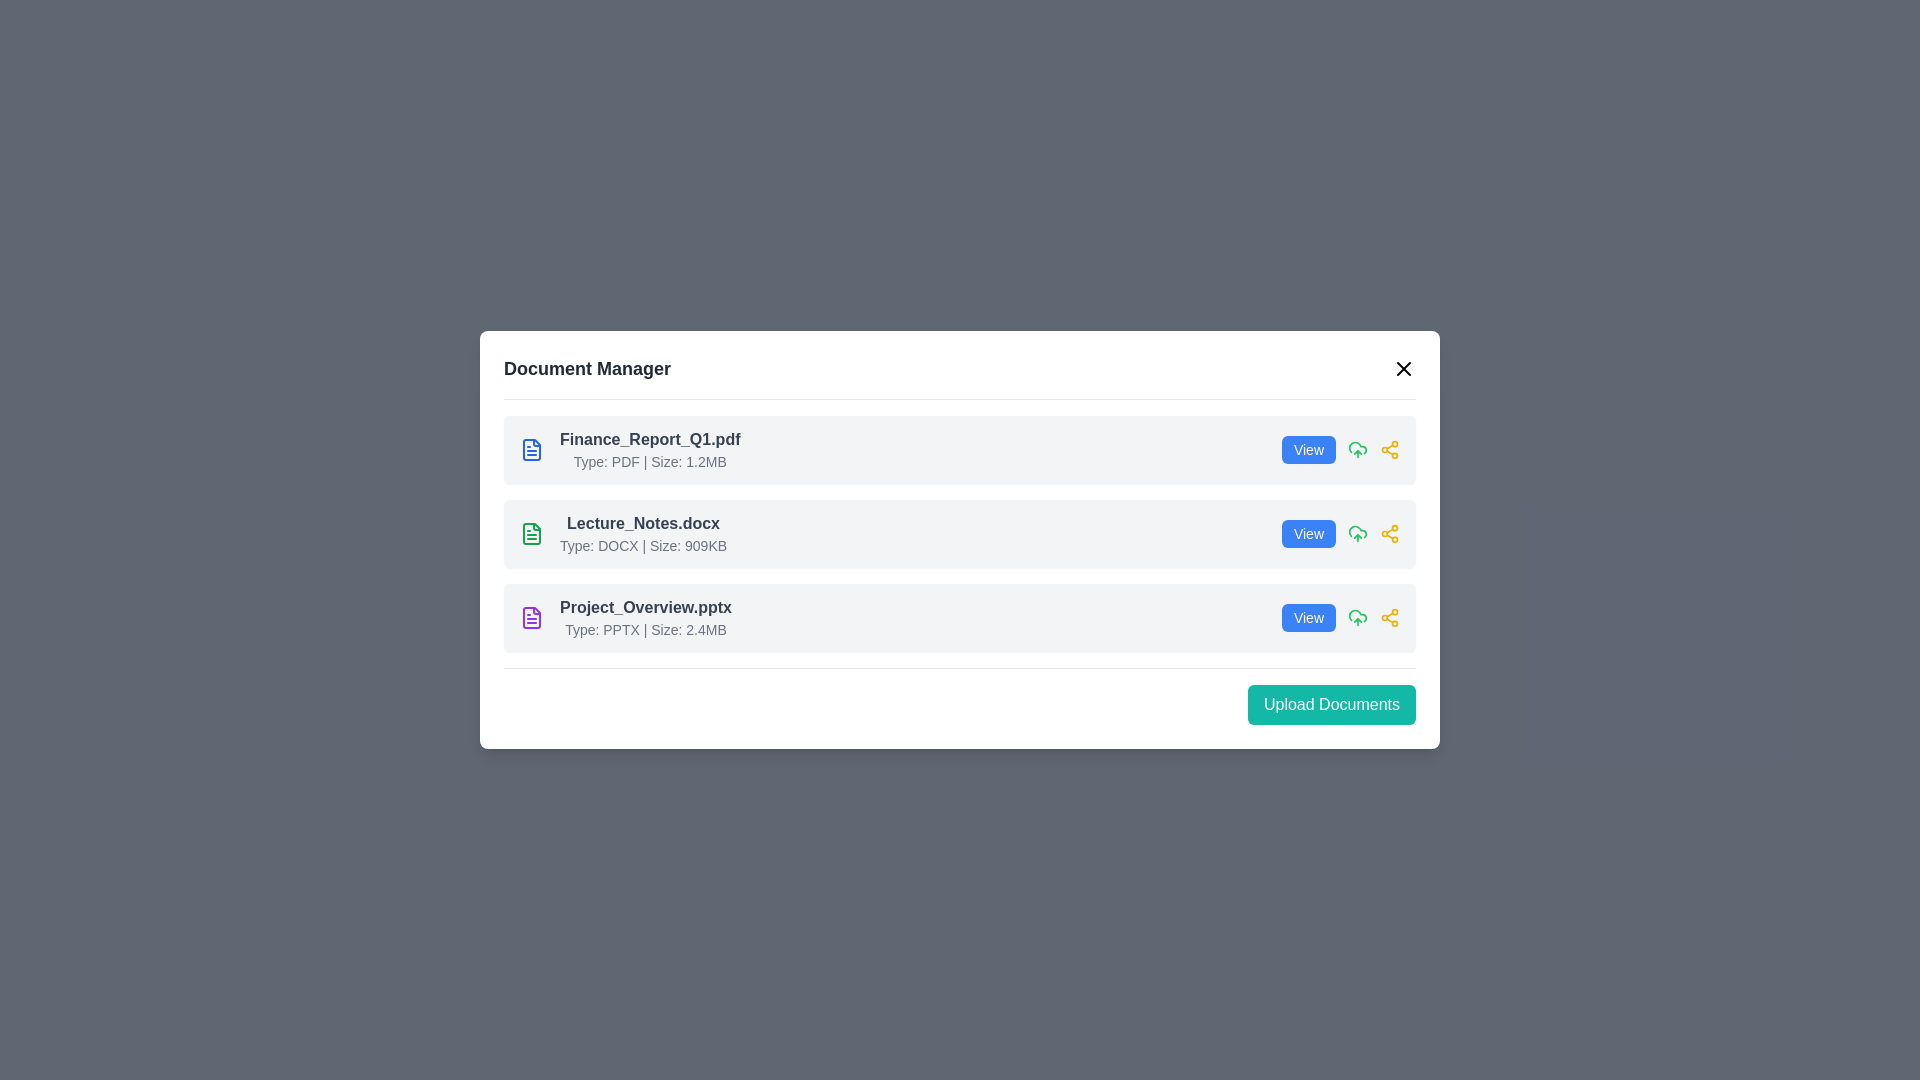 Image resolution: width=1920 pixels, height=1080 pixels. I want to click on the rectangular button with a blue background and white text that reads 'View', so click(1308, 616).